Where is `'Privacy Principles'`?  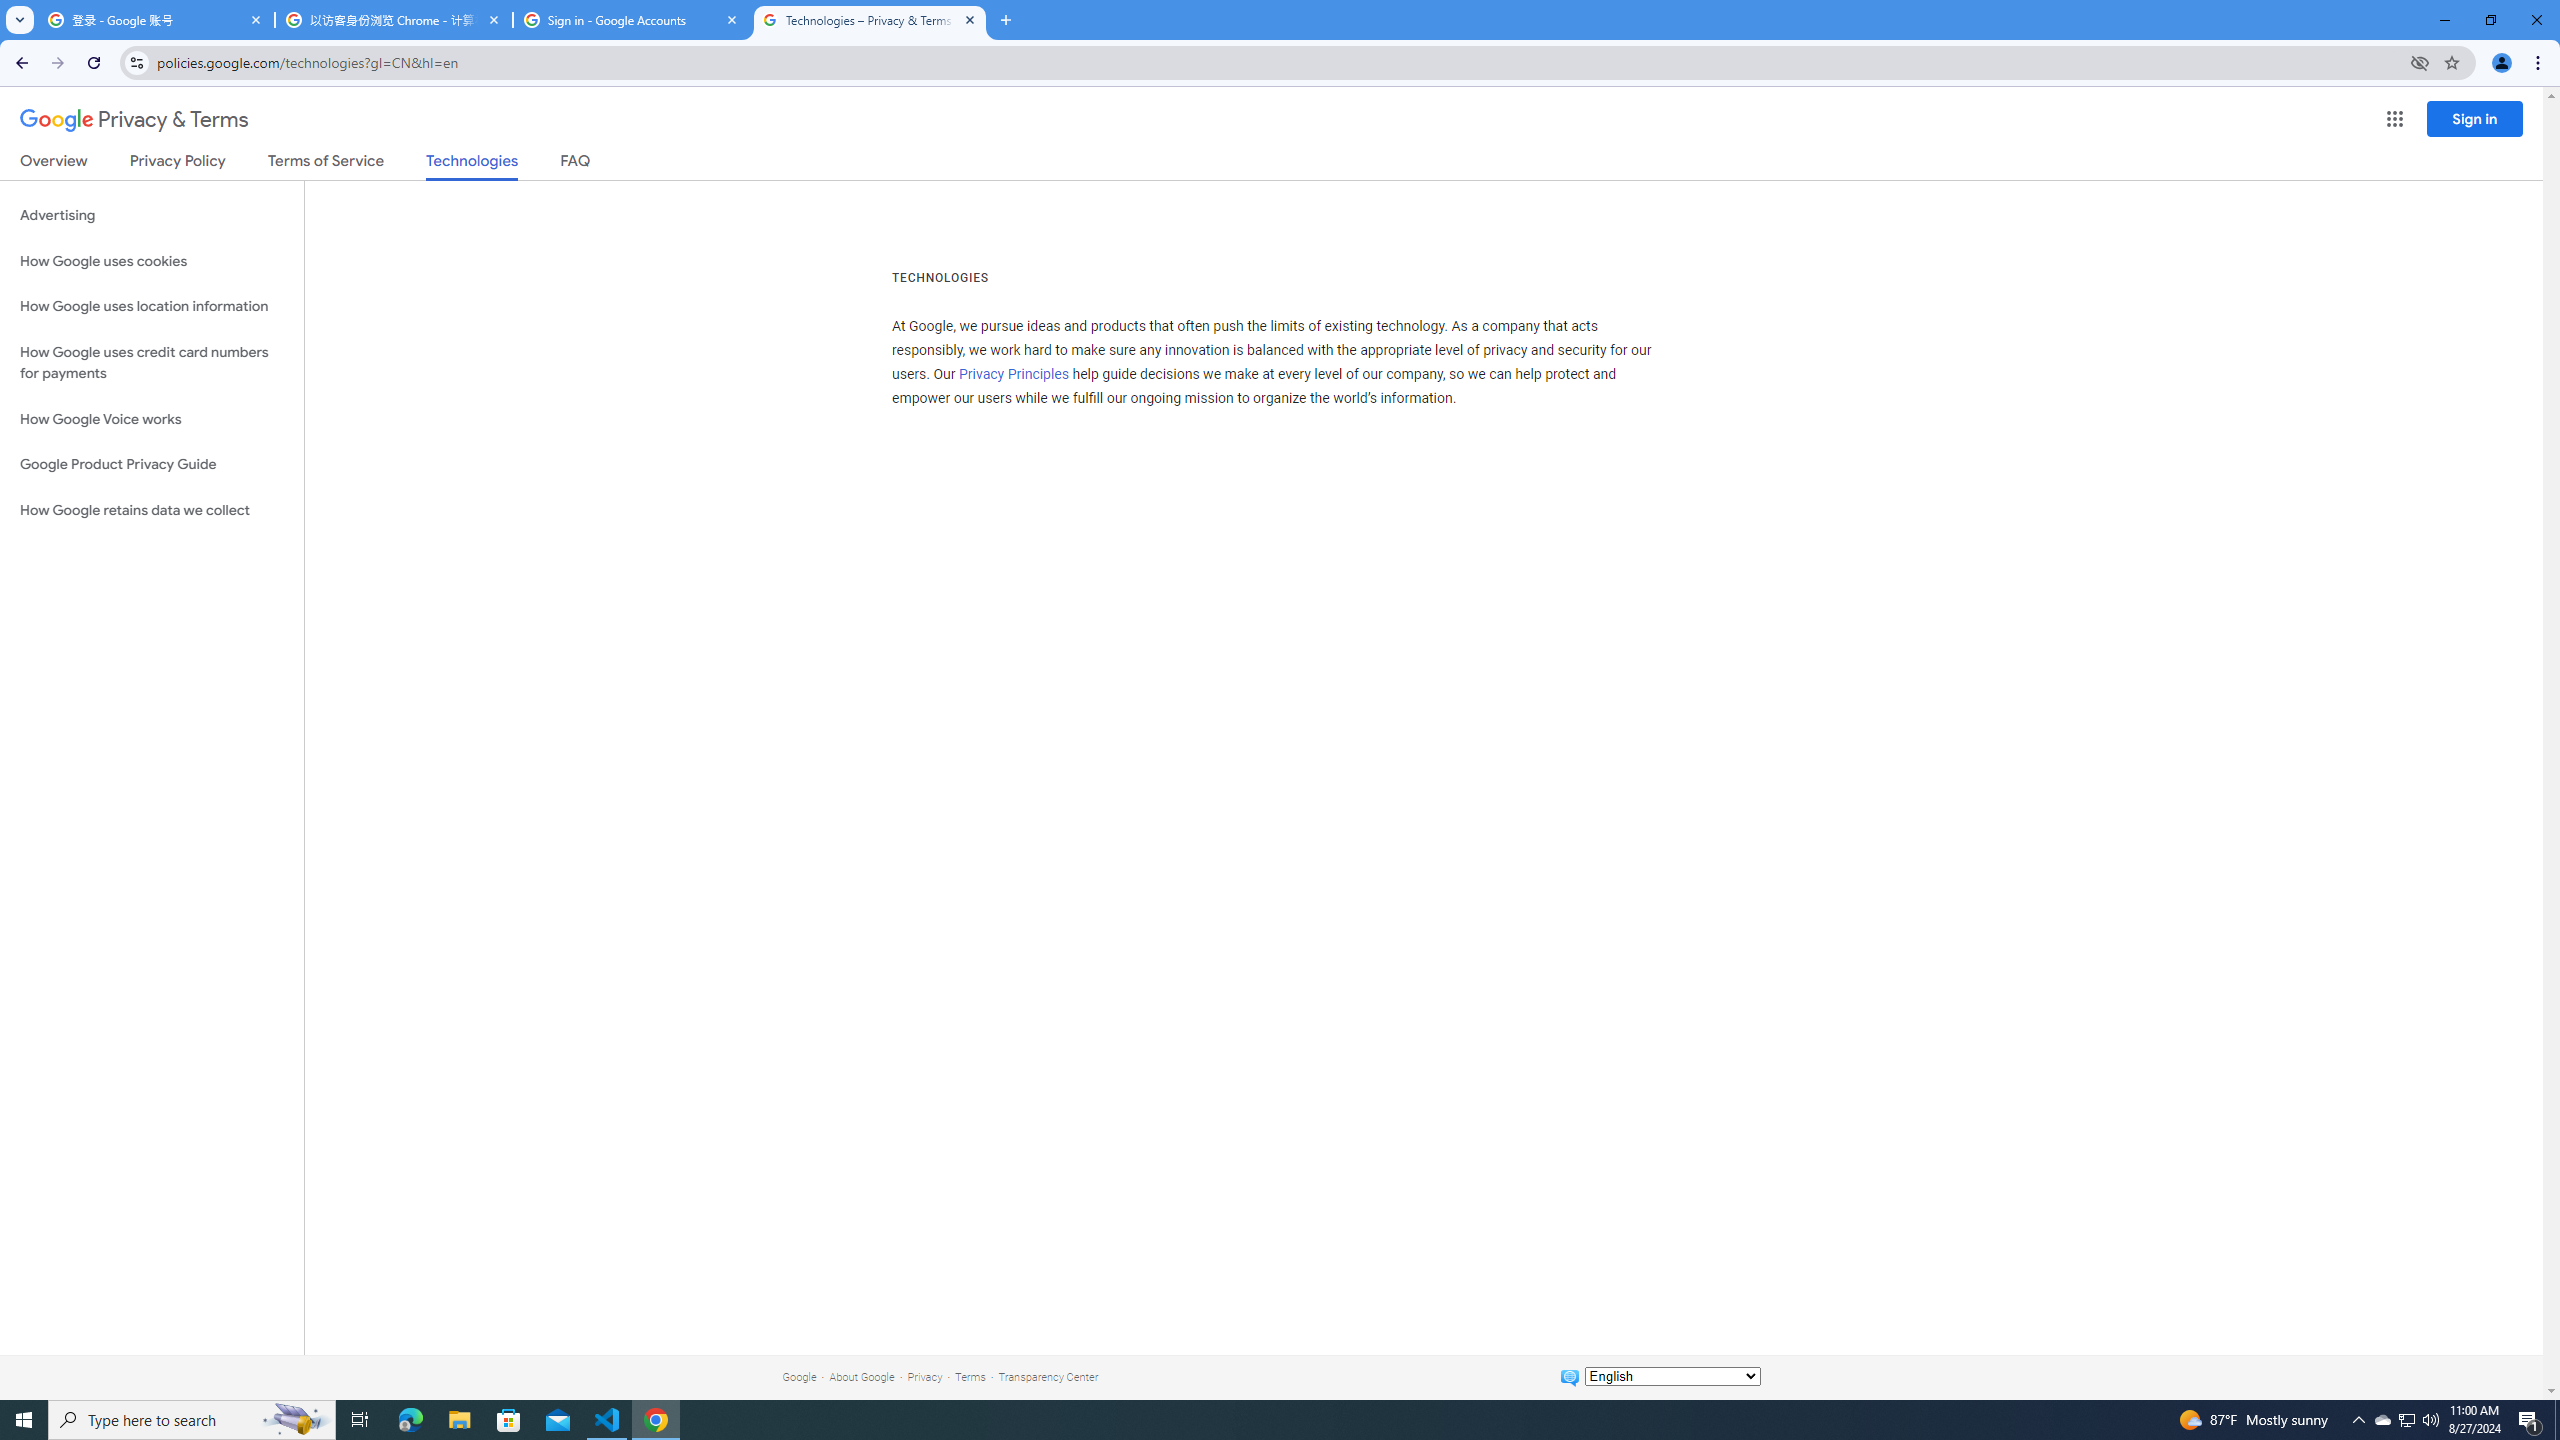
'Privacy Principles' is located at coordinates (1015, 375).